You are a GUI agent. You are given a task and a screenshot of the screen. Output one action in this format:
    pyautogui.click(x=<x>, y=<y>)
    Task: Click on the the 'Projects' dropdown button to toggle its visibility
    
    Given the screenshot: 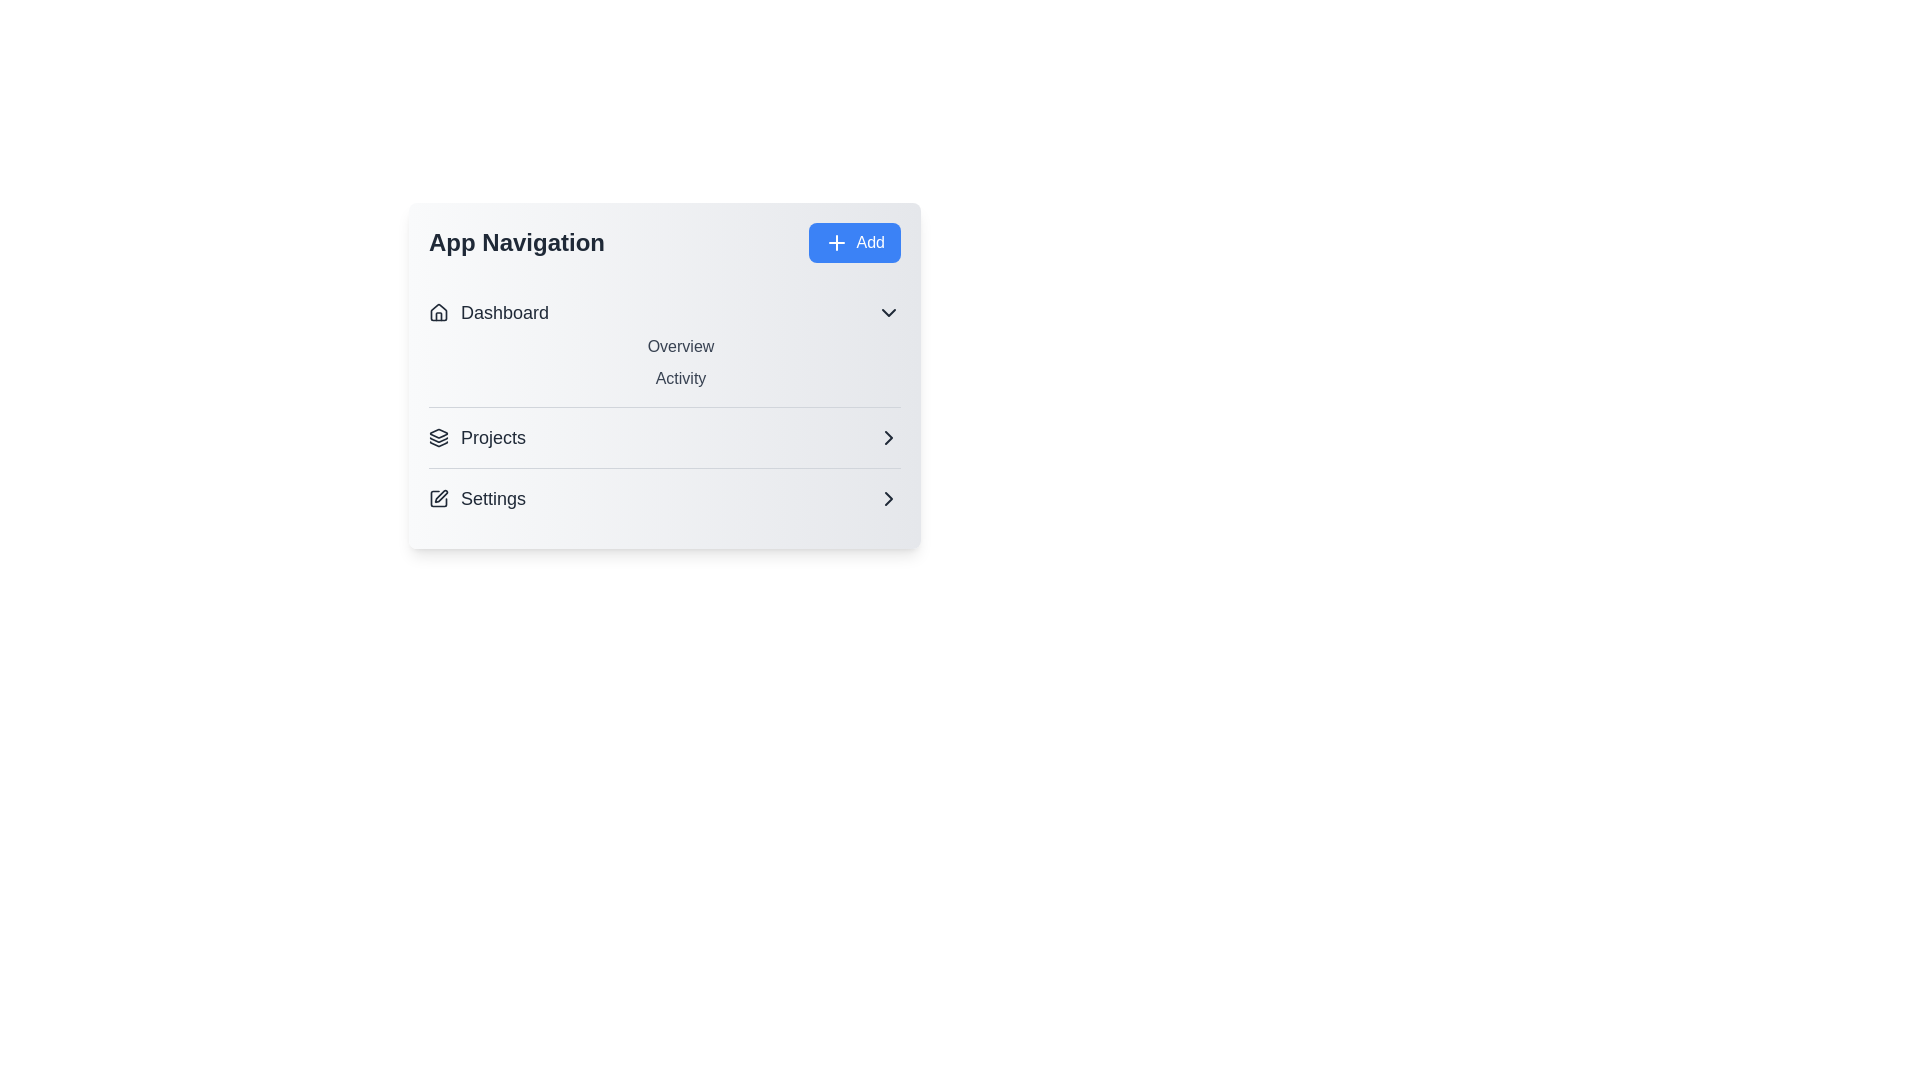 What is the action you would take?
    pyautogui.click(x=665, y=437)
    